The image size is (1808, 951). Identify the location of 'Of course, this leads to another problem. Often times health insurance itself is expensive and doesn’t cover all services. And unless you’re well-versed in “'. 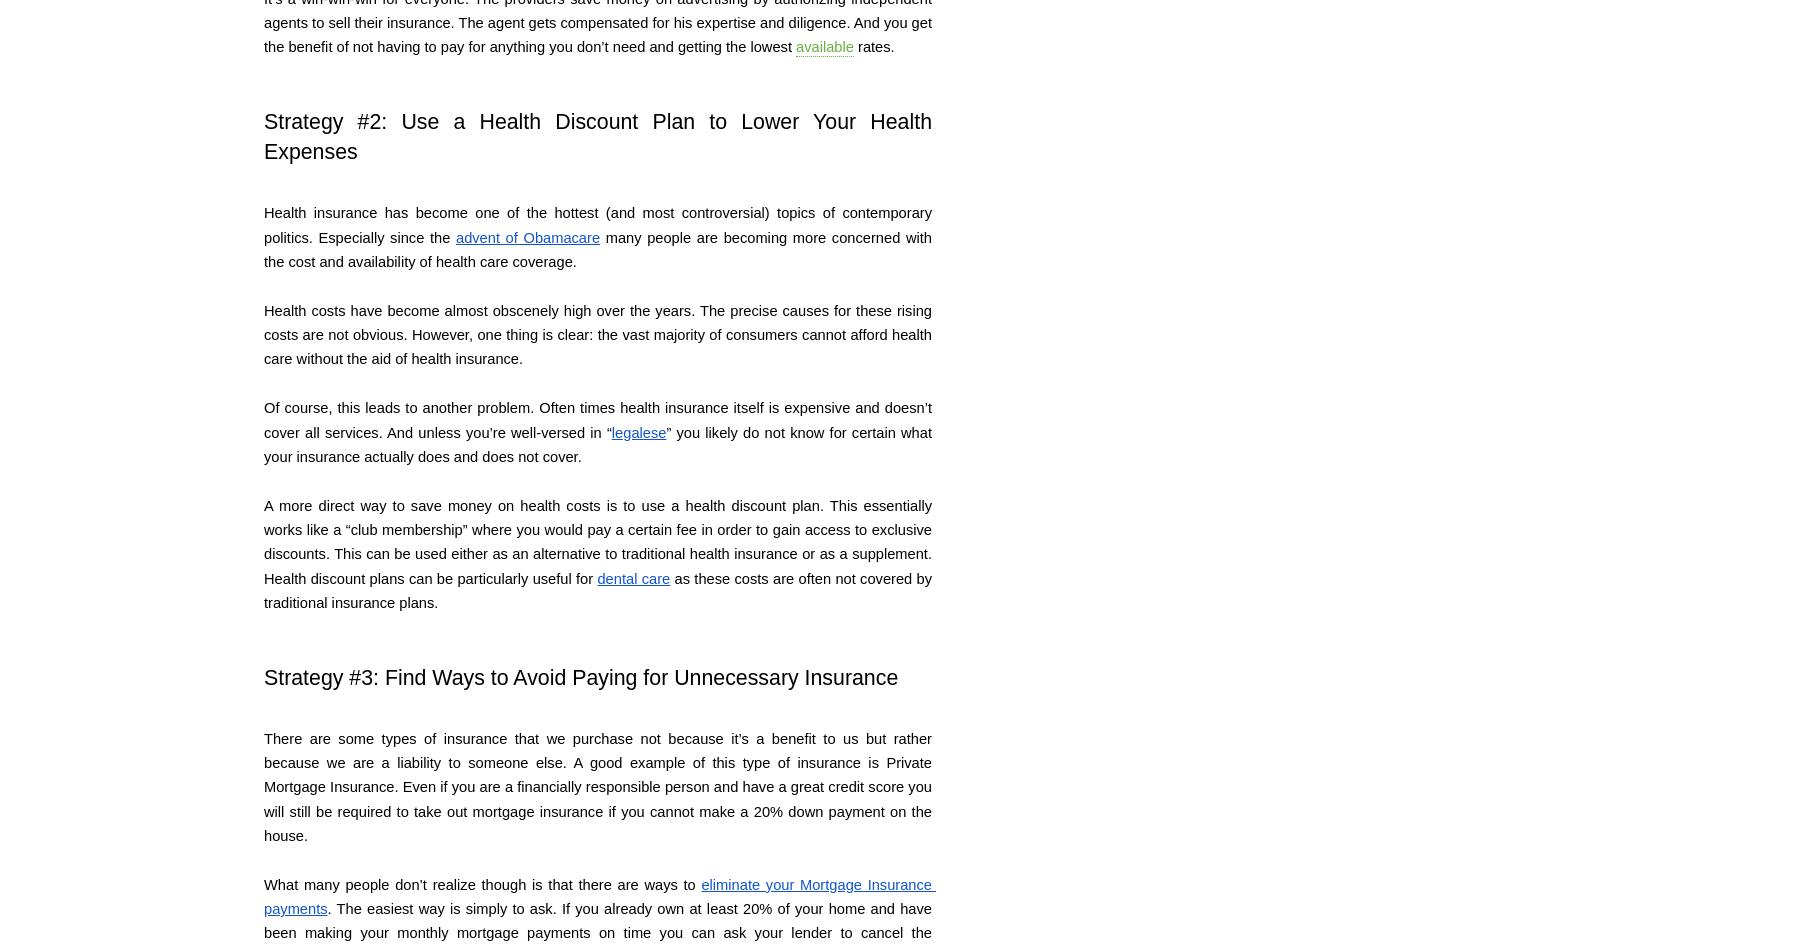
(599, 419).